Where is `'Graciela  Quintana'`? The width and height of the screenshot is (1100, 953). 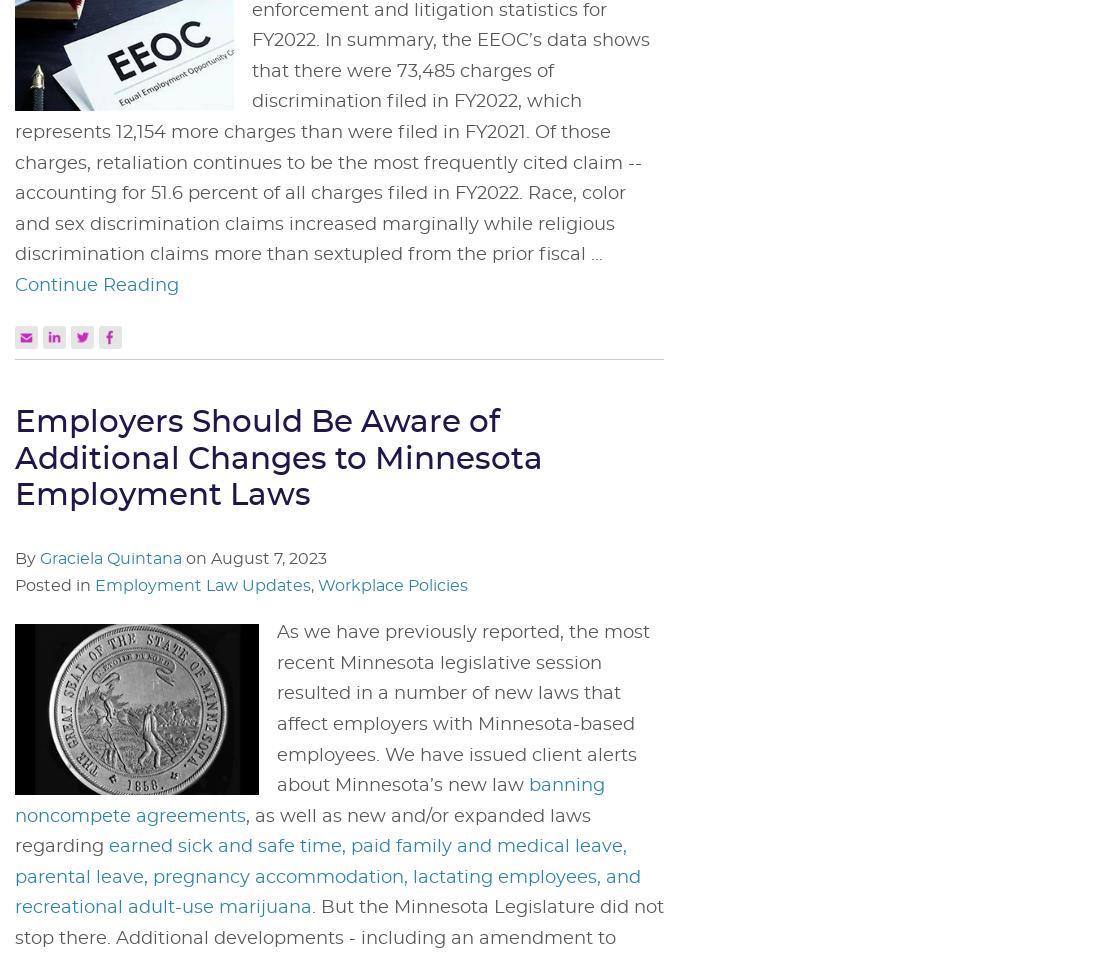
'Graciela  Quintana' is located at coordinates (110, 557).